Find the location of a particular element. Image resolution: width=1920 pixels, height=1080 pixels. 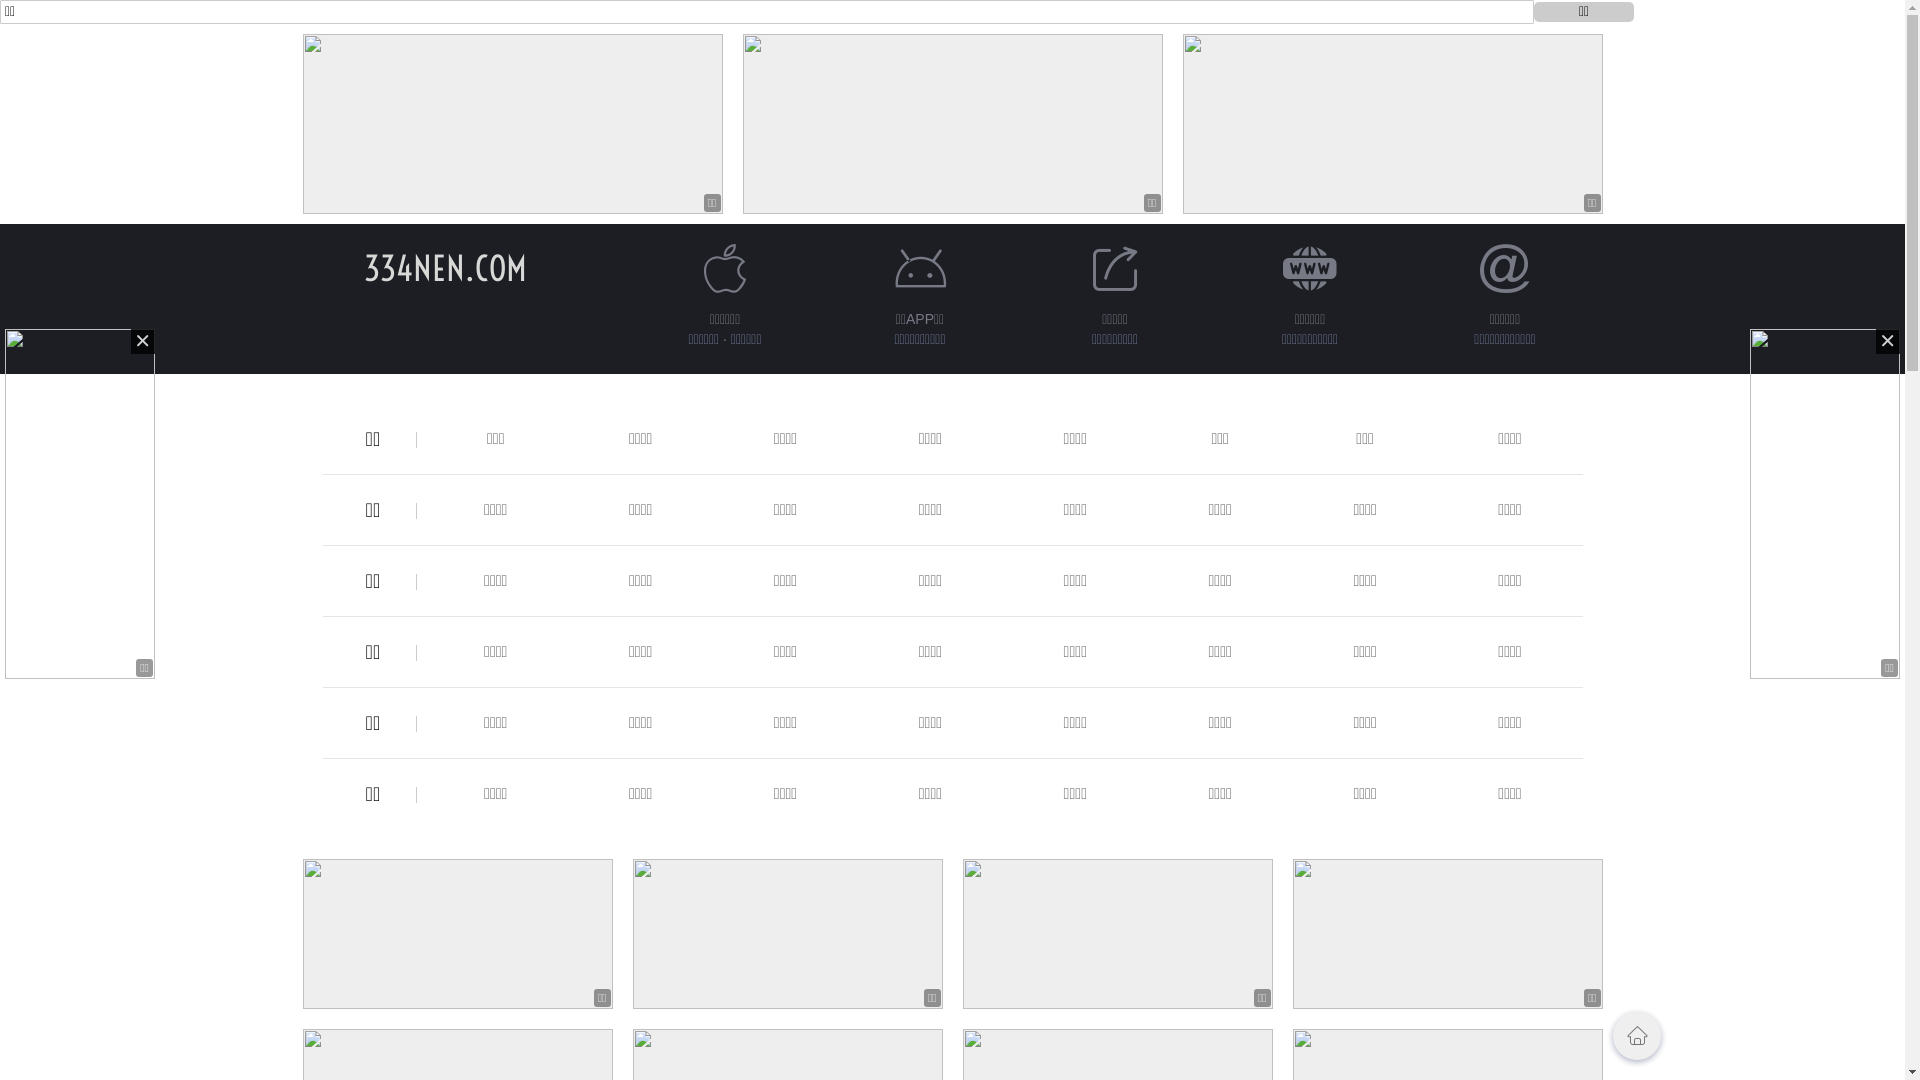

'334NEN.COM' is located at coordinates (444, 267).